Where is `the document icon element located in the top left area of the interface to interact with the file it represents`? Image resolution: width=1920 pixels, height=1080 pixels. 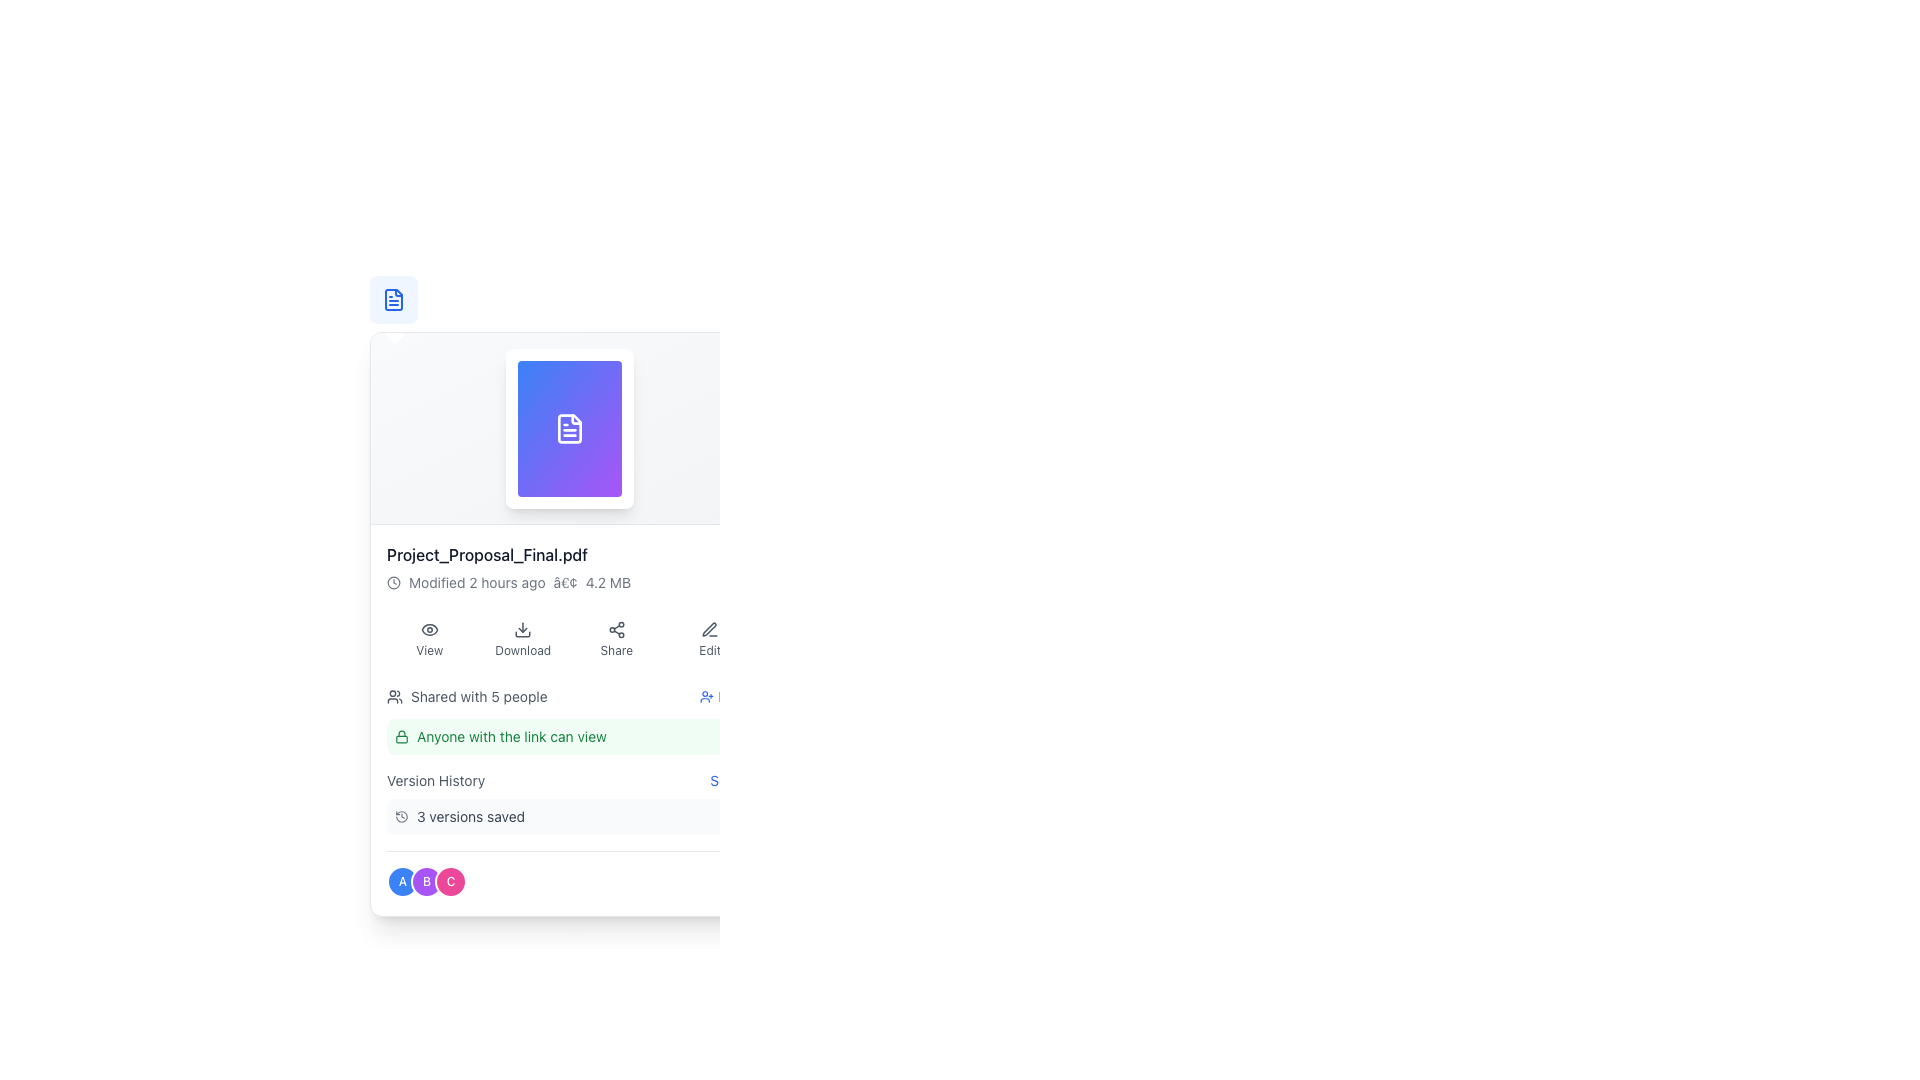
the document icon element located in the top left area of the interface to interact with the file it represents is located at coordinates (393, 300).